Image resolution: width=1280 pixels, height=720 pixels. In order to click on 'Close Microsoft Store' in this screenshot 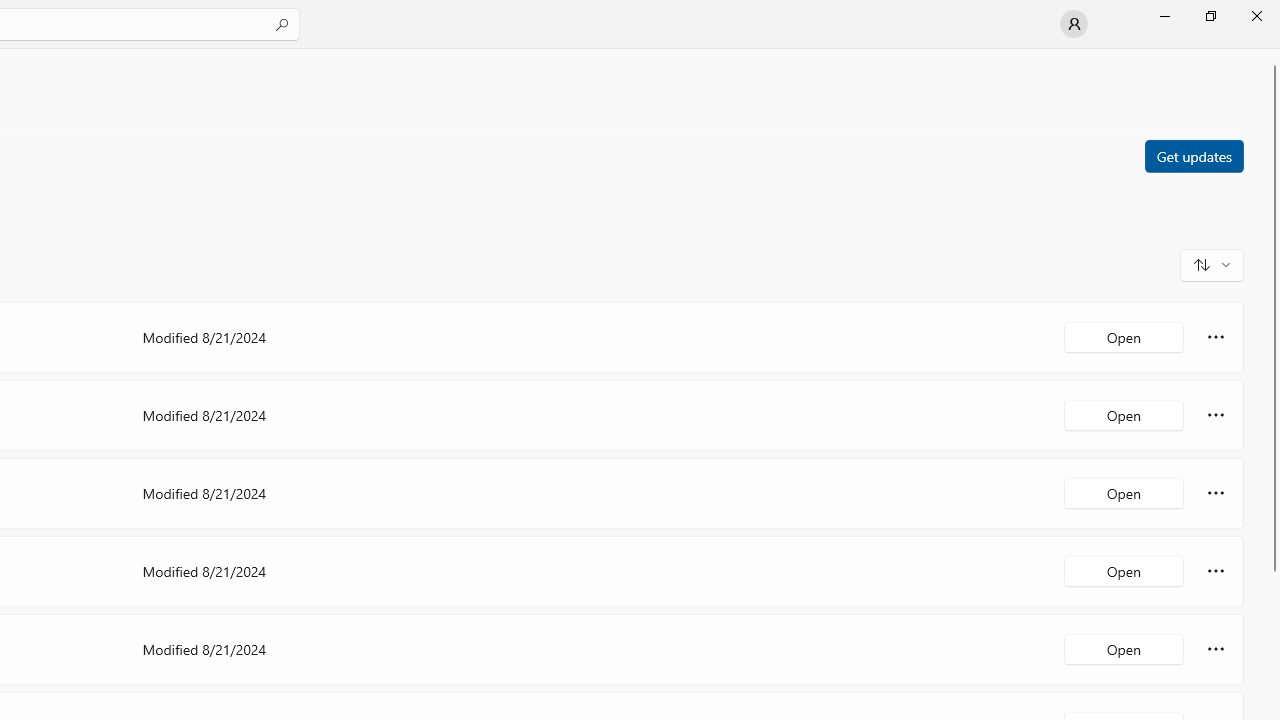, I will do `click(1255, 15)`.